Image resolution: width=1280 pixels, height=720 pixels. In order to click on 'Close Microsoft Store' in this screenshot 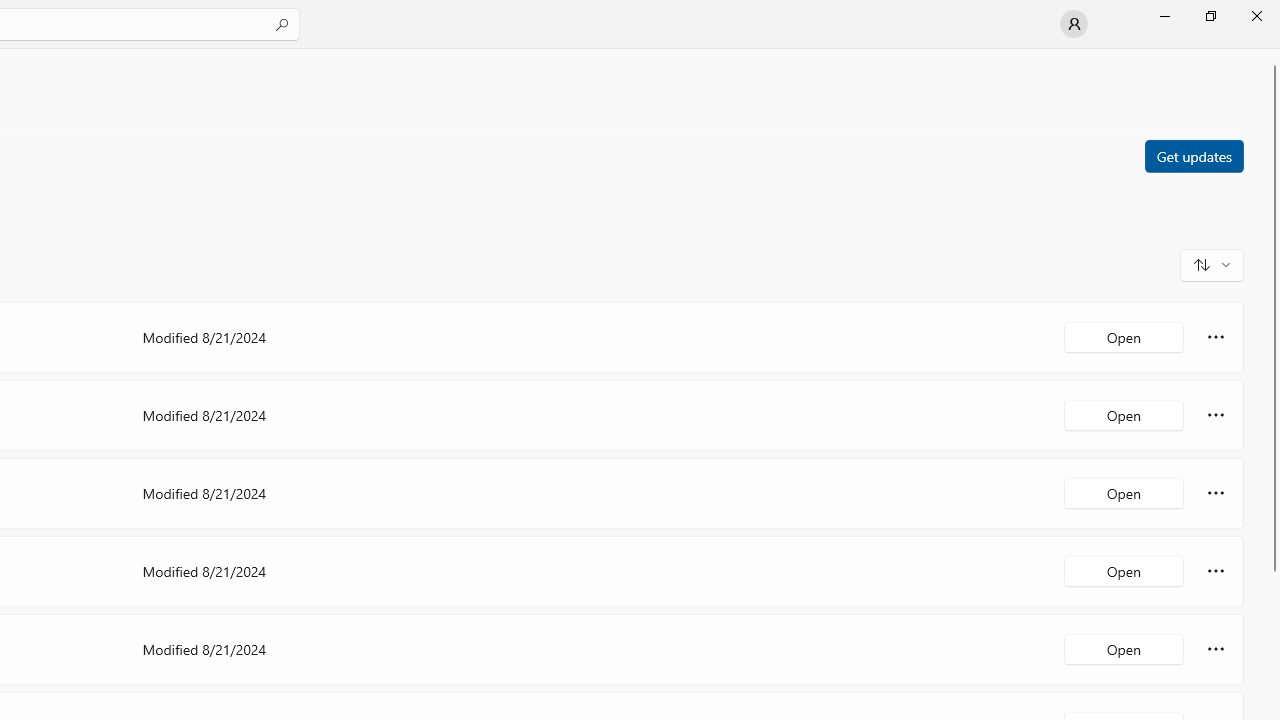, I will do `click(1255, 15)`.